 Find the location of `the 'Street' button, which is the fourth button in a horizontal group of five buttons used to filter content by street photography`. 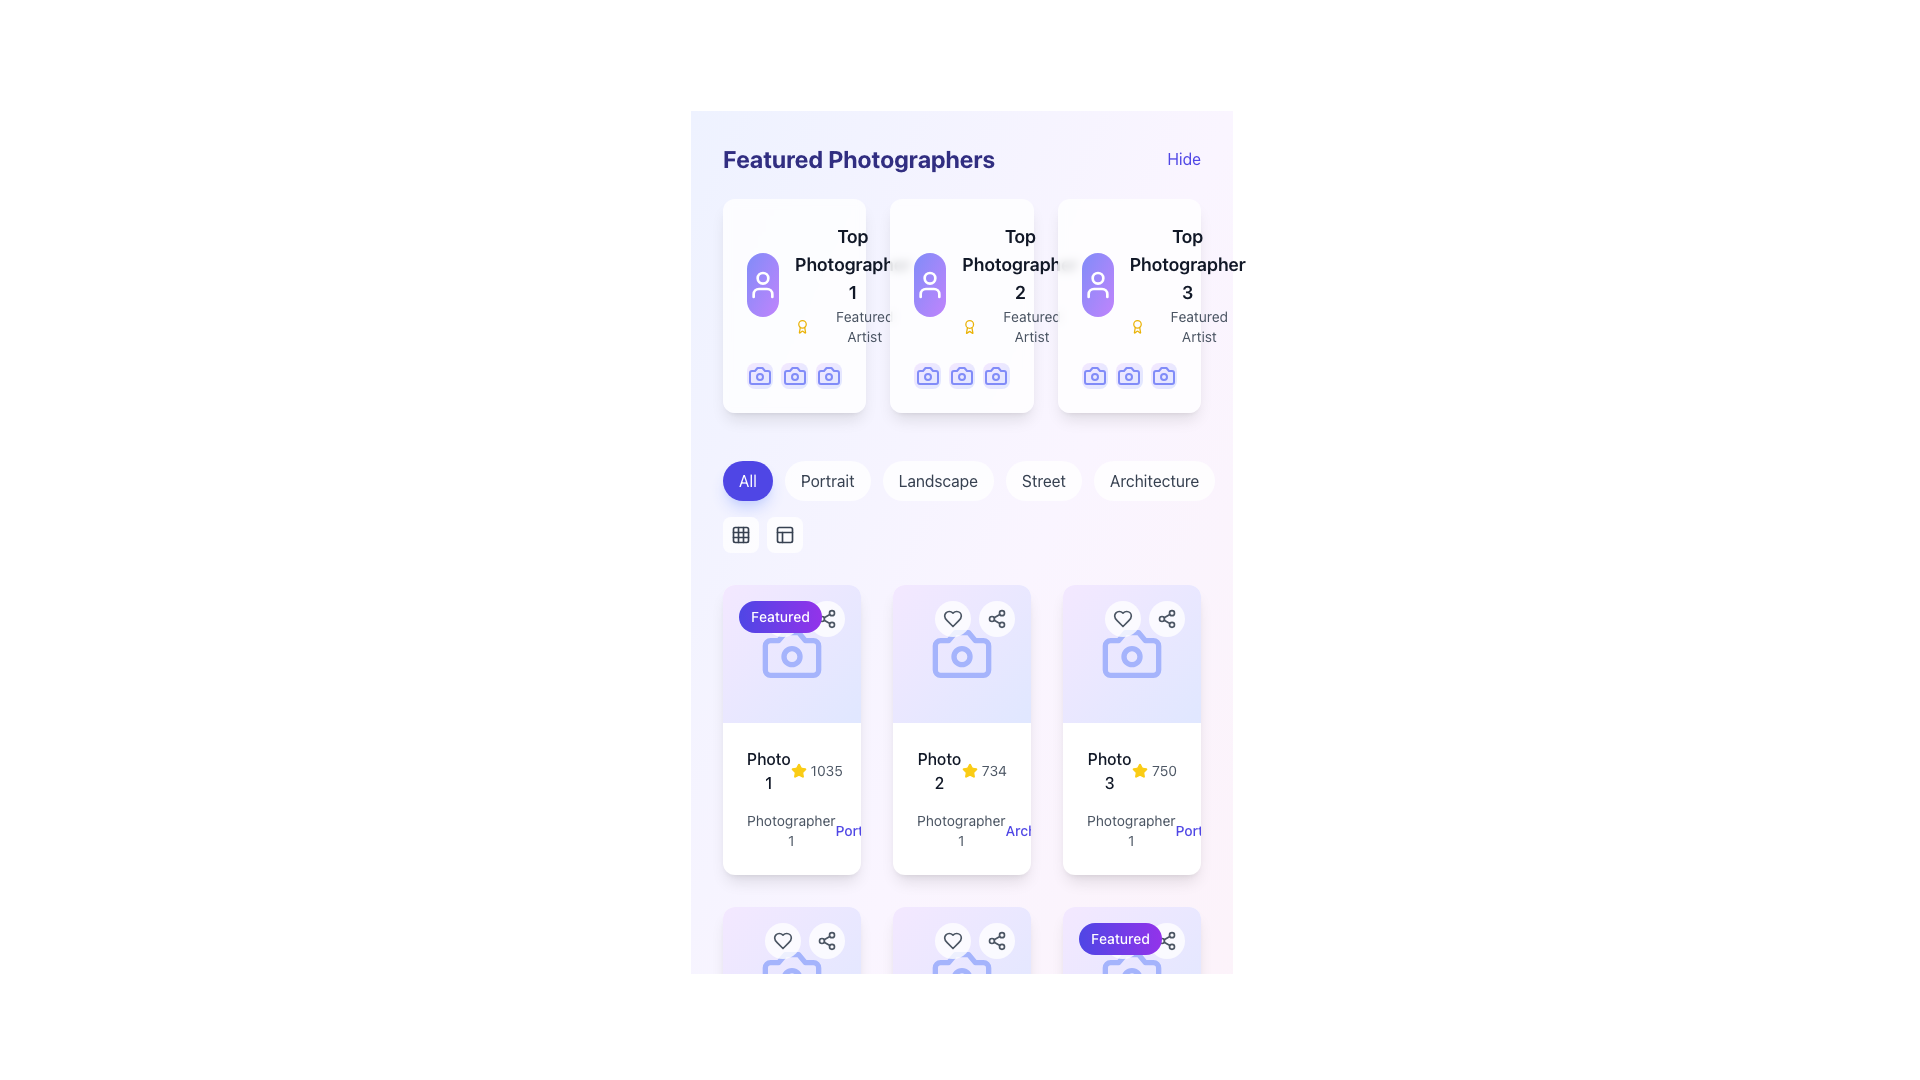

the 'Street' button, which is the fourth button in a horizontal group of five buttons used to filter content by street photography is located at coordinates (1042, 481).